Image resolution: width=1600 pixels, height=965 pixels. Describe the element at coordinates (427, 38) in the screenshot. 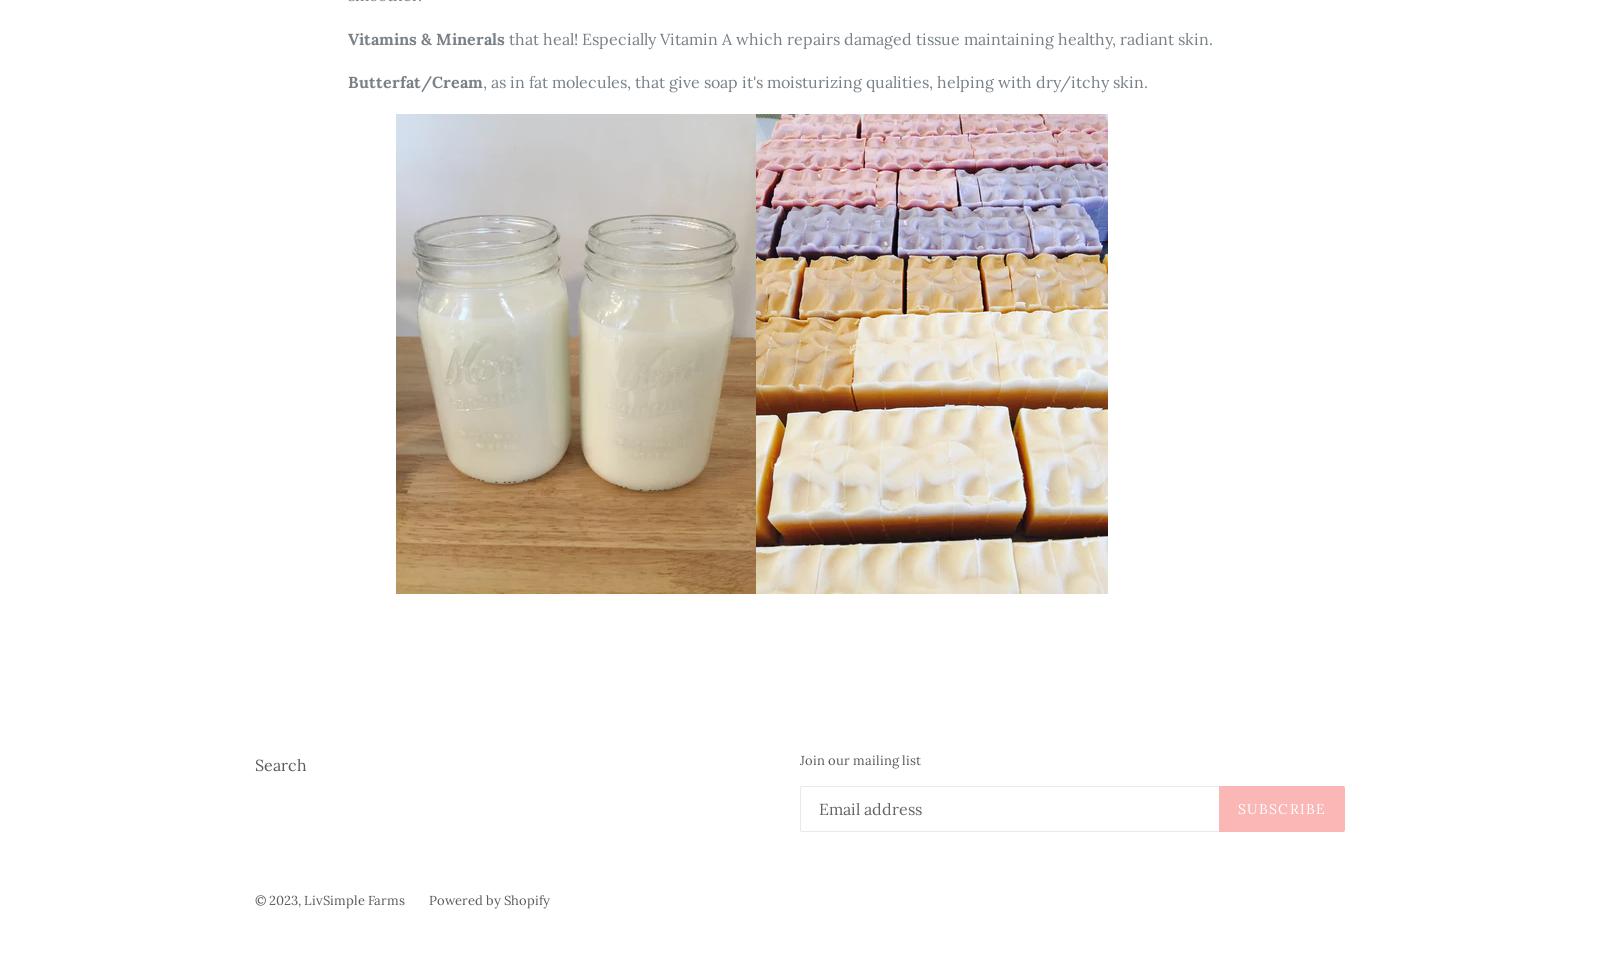

I see `'Vitamins & Minerals'` at that location.